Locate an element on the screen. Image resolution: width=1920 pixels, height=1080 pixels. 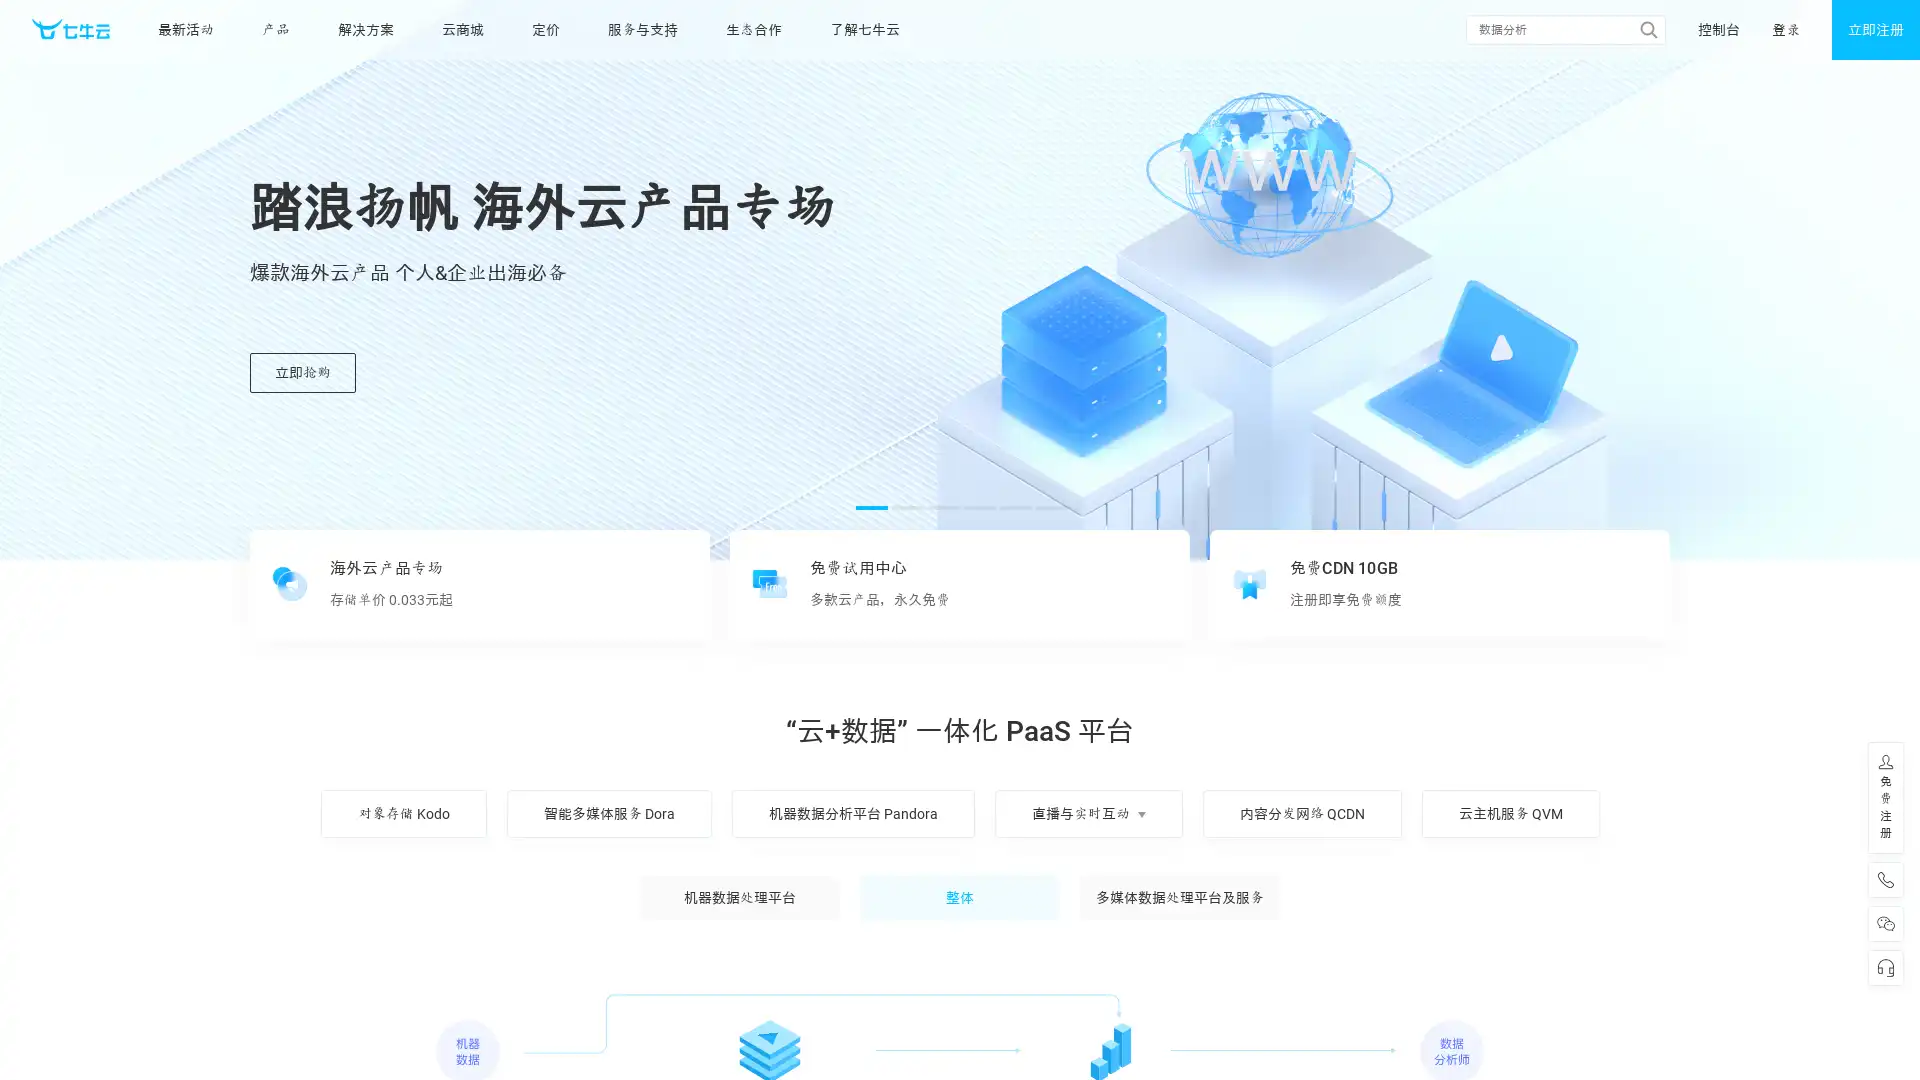
4 is located at coordinates (979, 507).